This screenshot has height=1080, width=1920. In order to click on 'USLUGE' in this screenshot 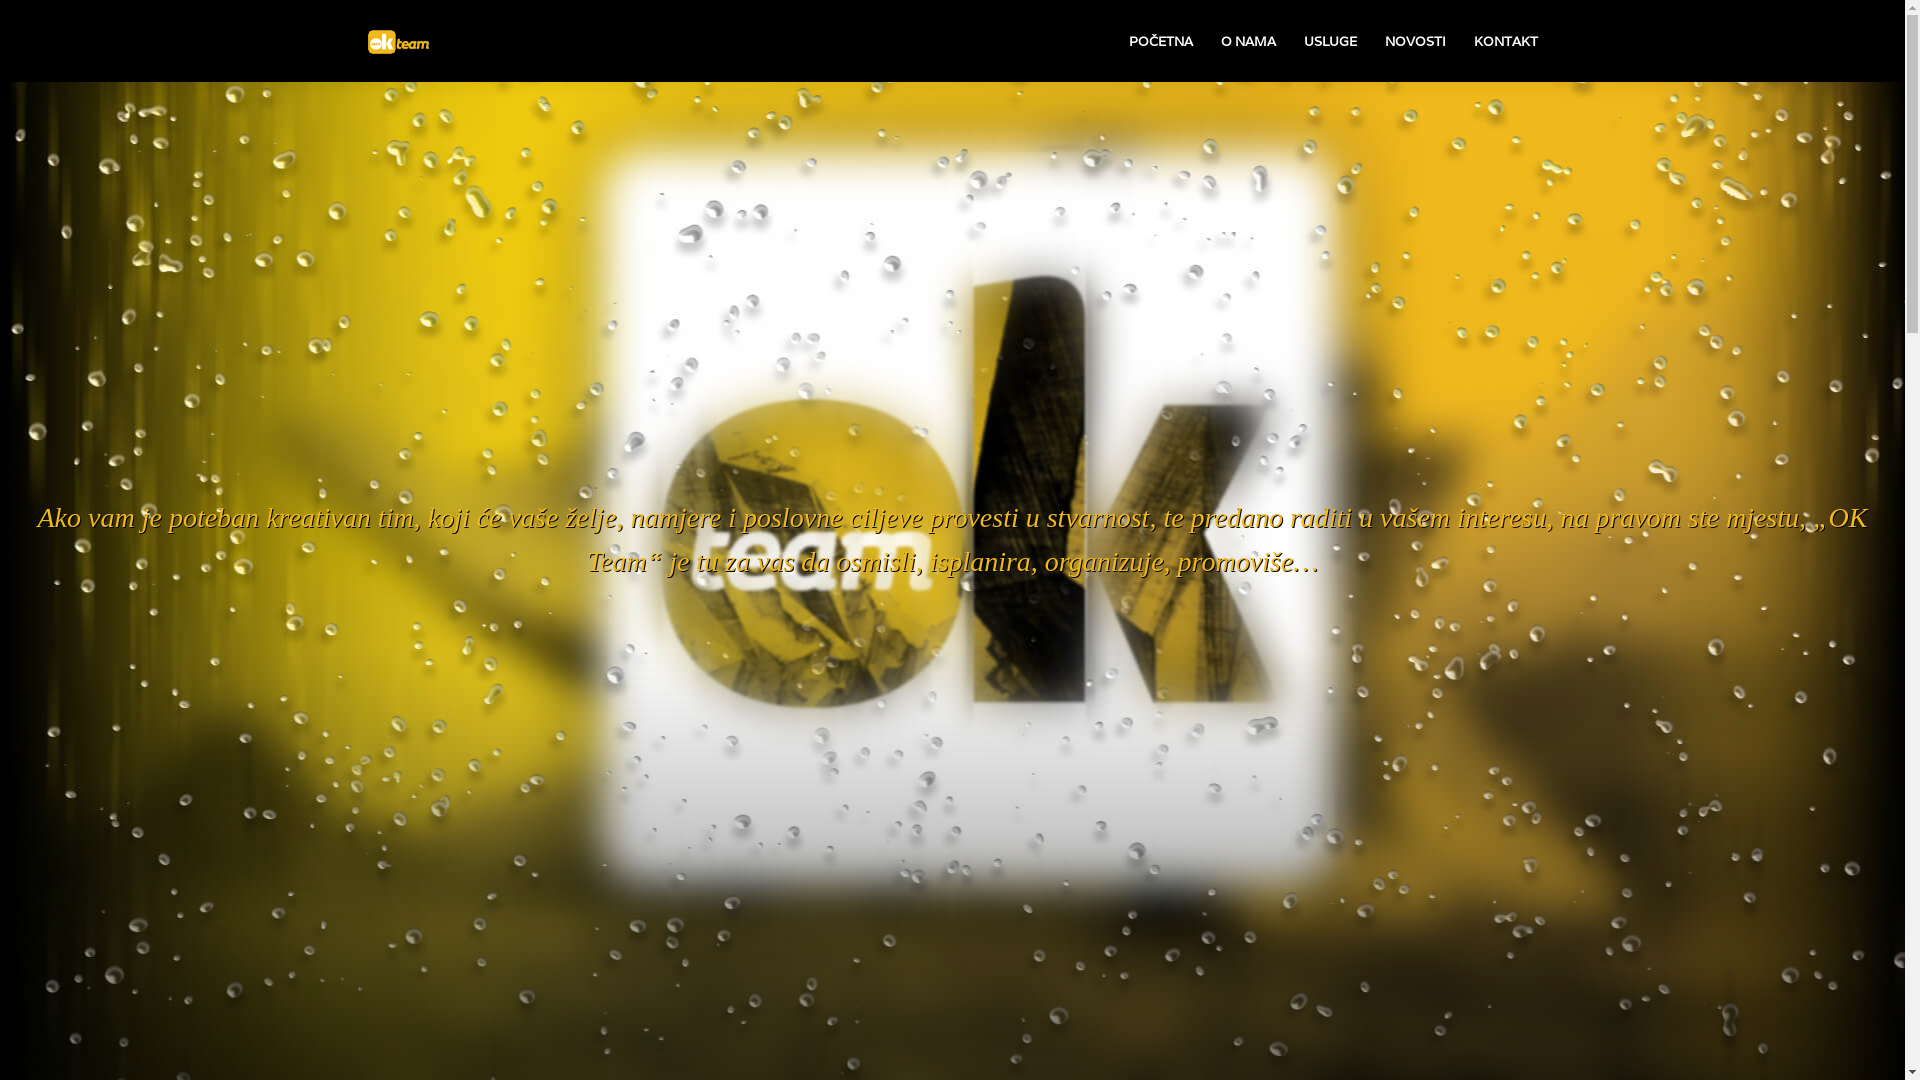, I will do `click(1330, 41)`.